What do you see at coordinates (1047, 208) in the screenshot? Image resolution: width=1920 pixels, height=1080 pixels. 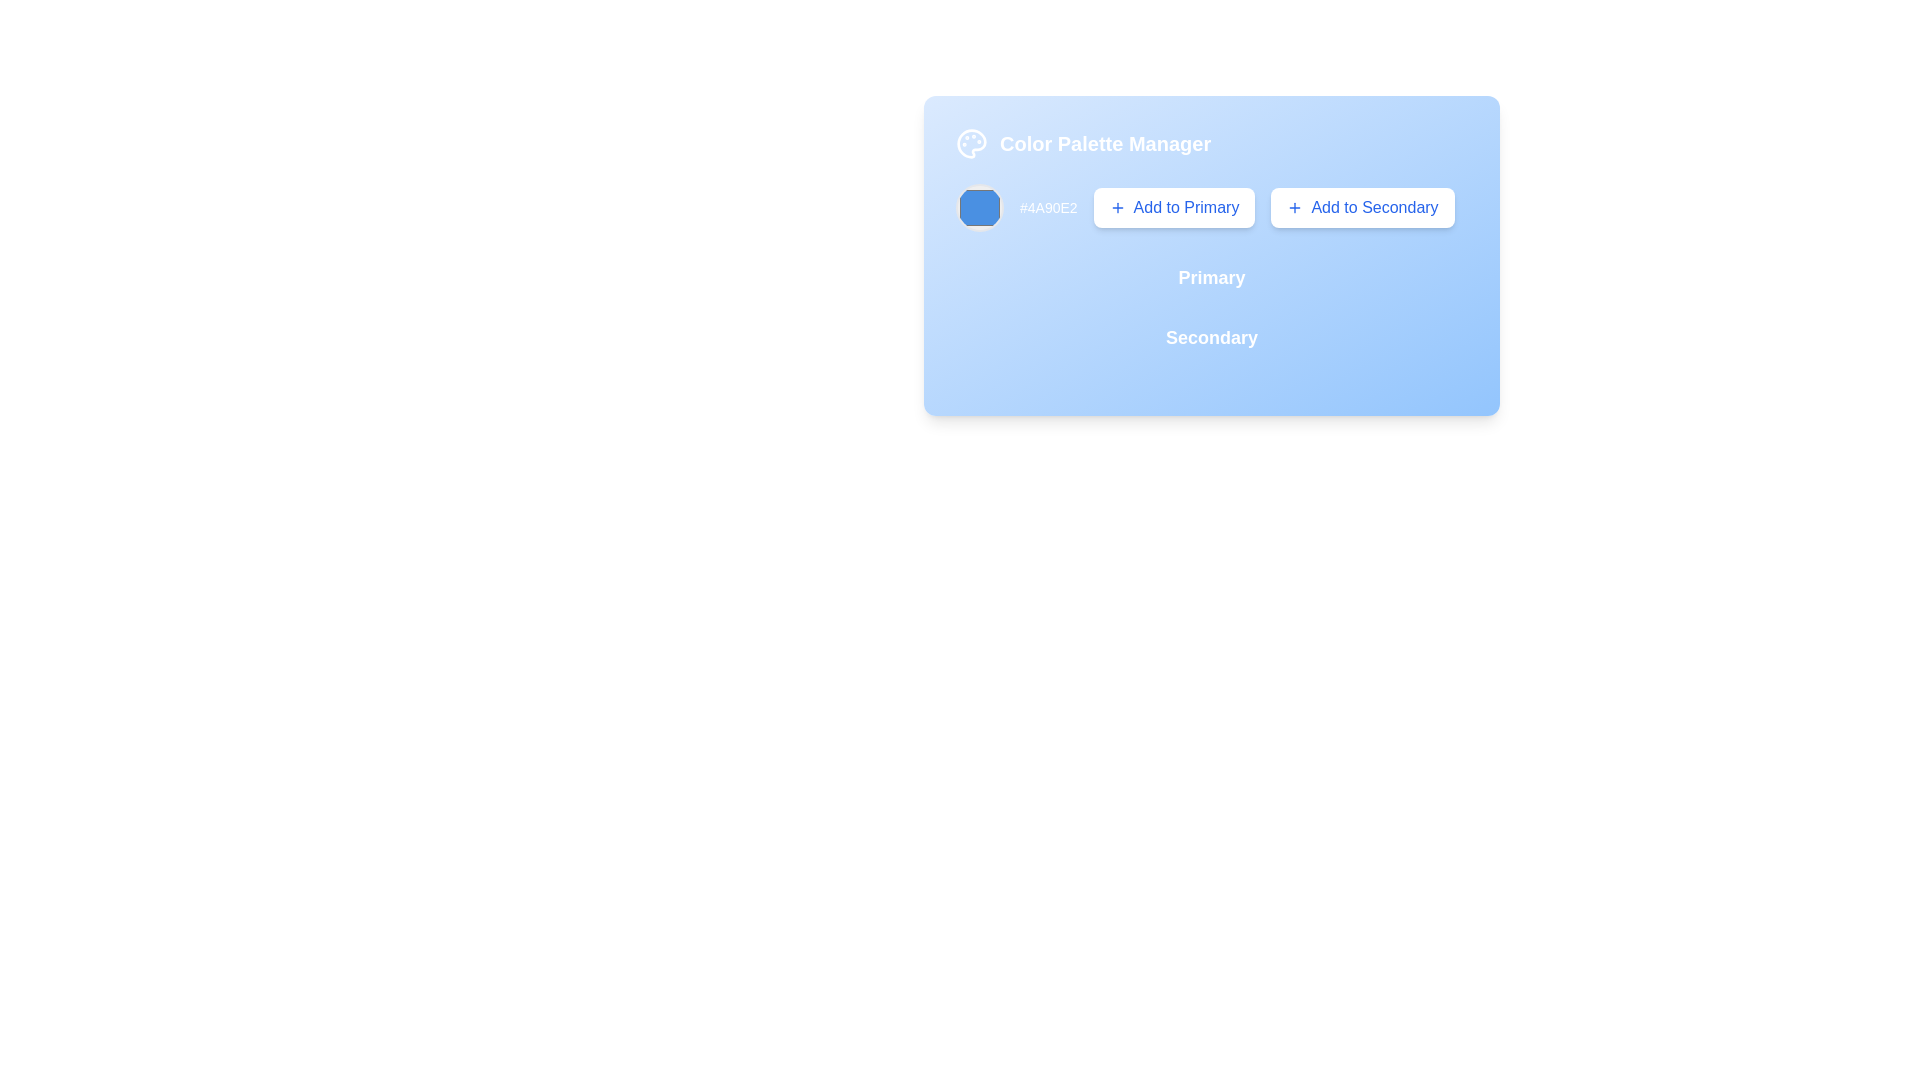 I see `the text label displaying the hexadecimal color code '#4A90E2', which is styled with white text on a transparent or light blue background and is positioned to the right of a color swatch` at bounding box center [1047, 208].